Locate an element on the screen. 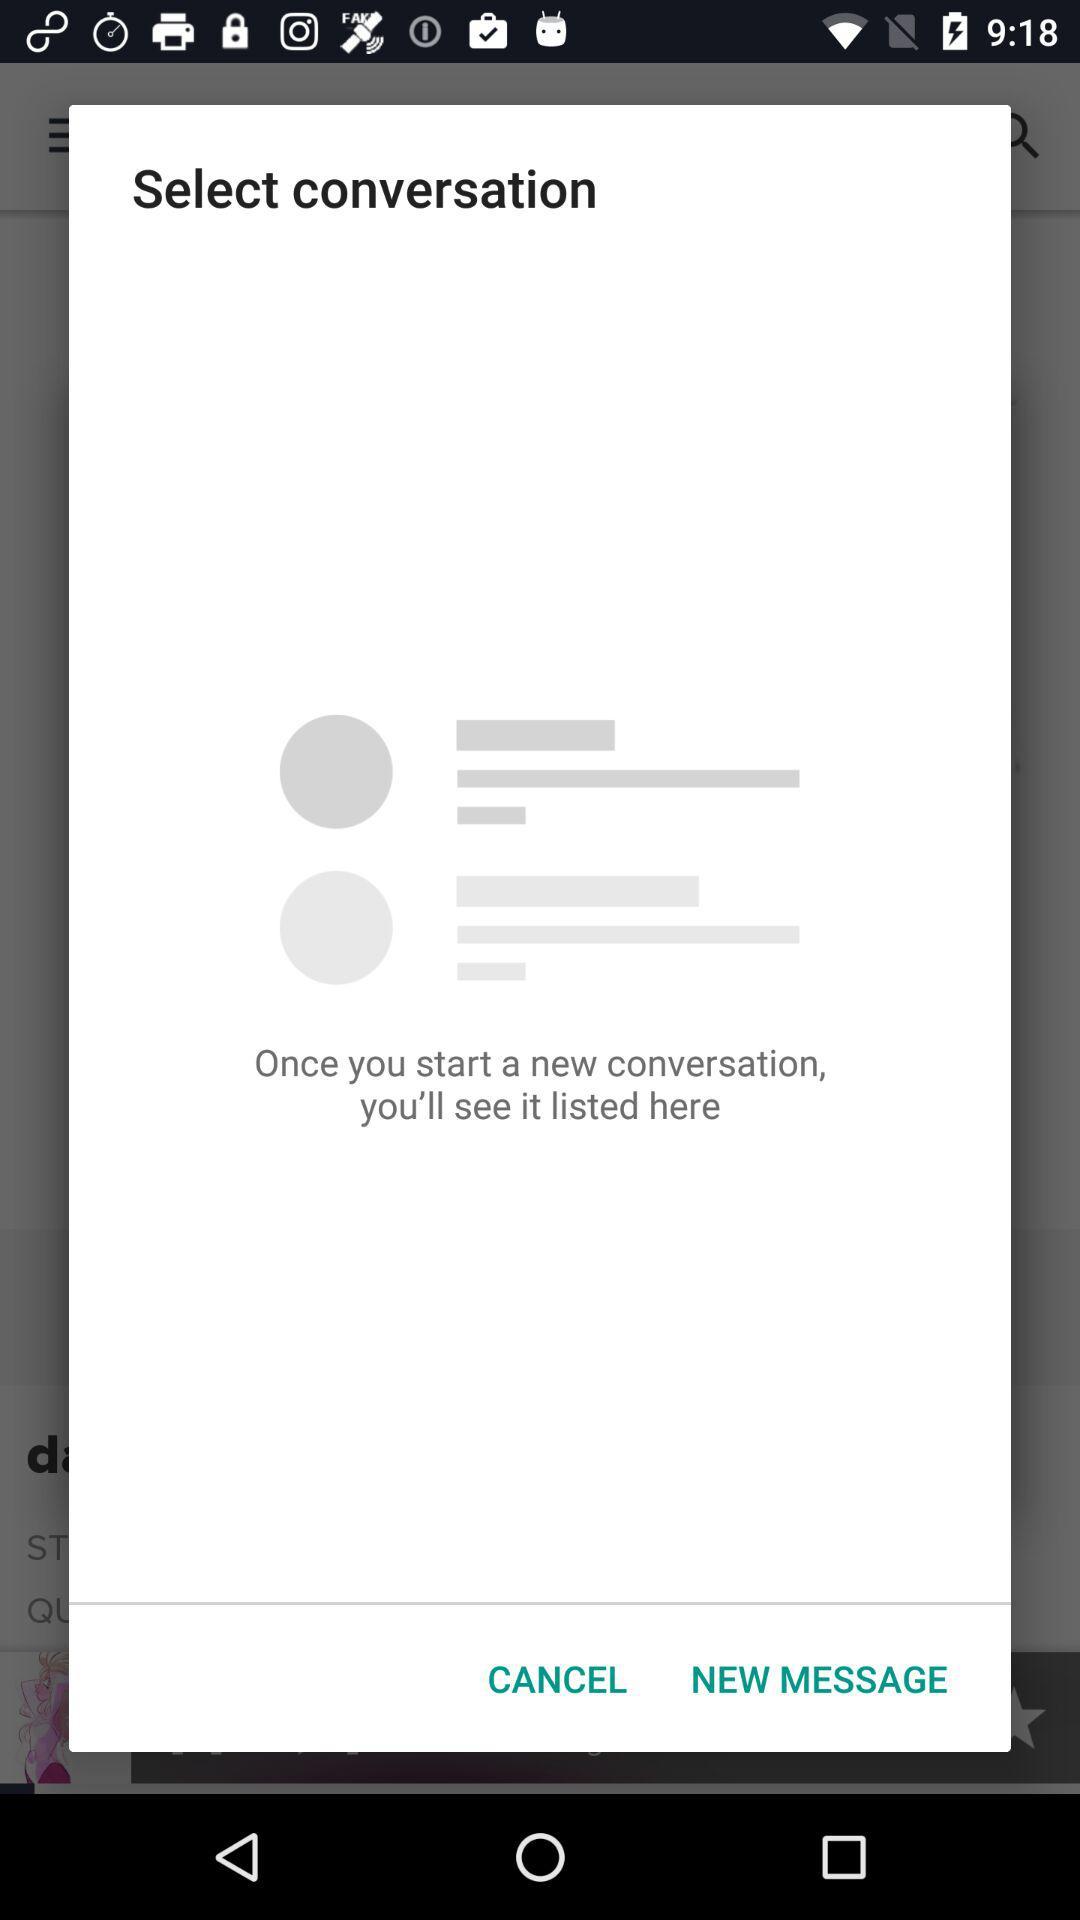  button next to cancel button is located at coordinates (819, 1678).